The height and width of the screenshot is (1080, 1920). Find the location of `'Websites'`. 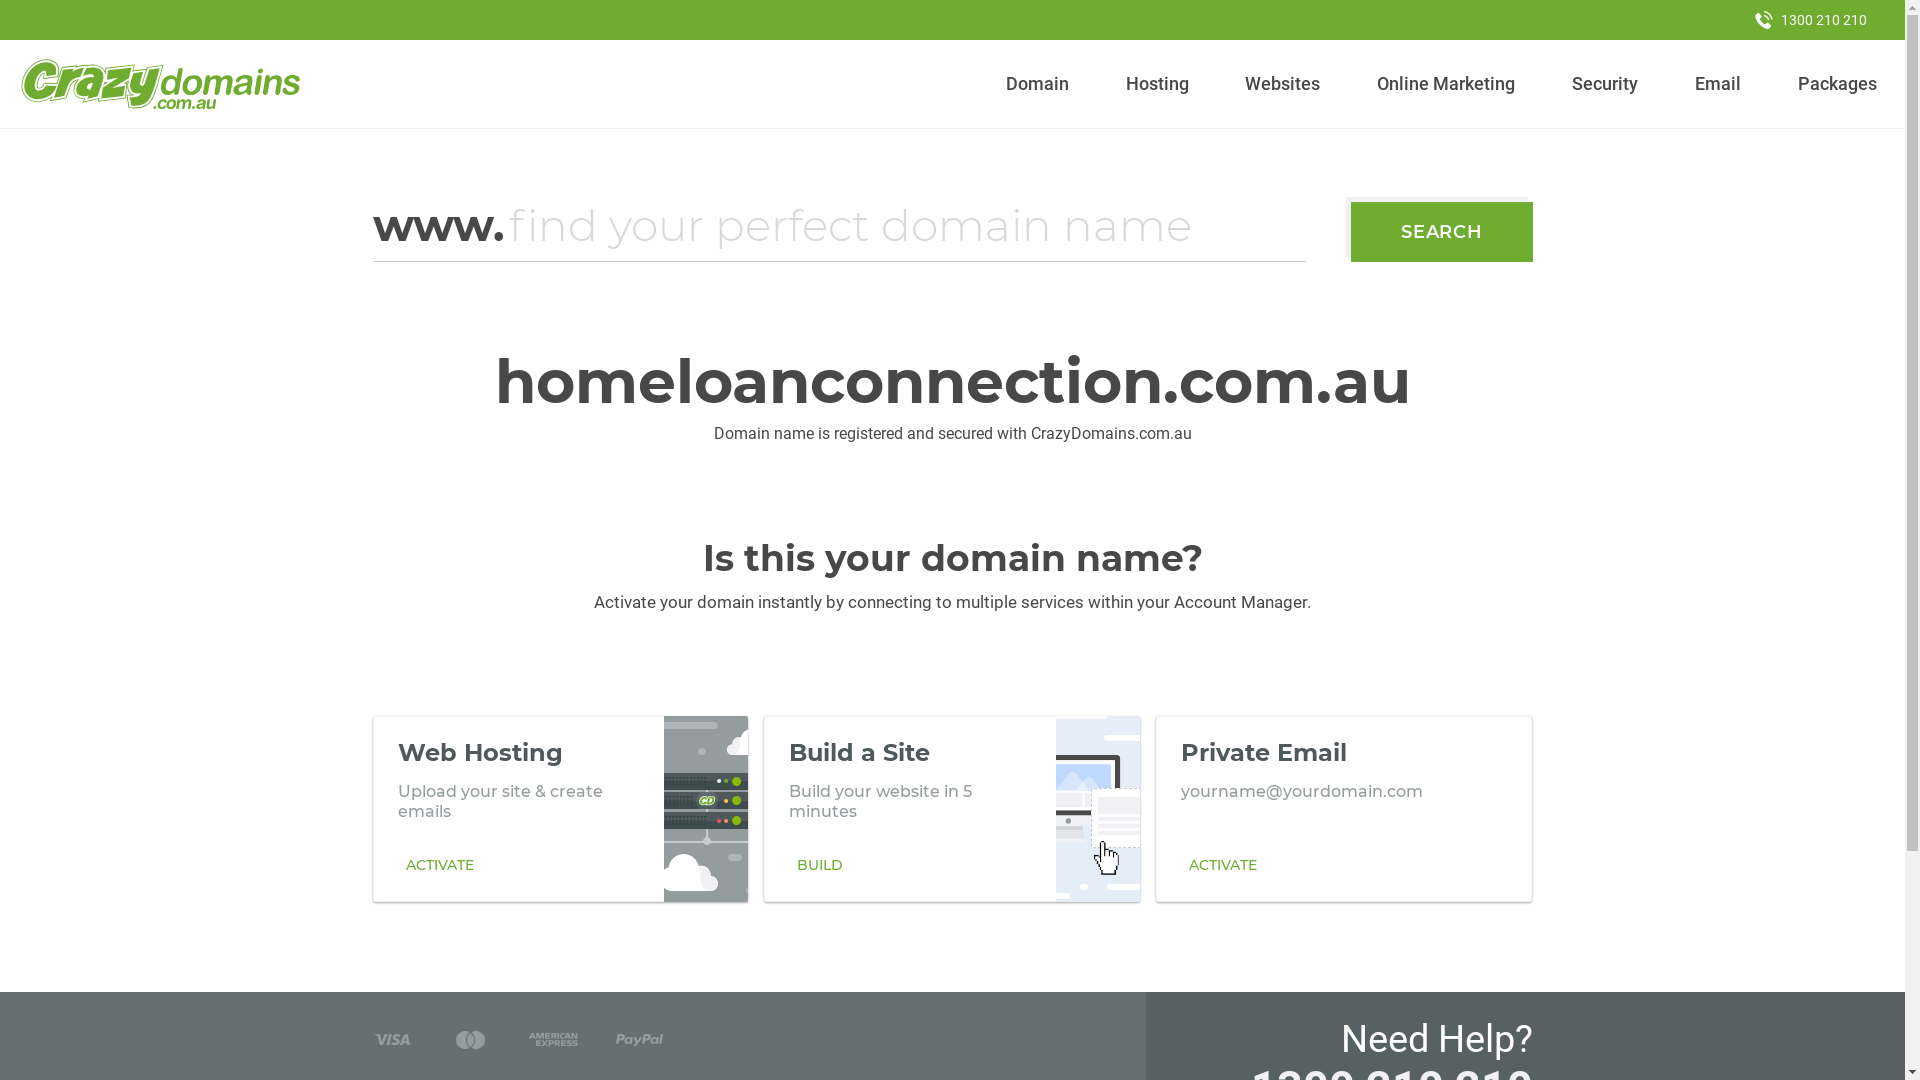

'Websites' is located at coordinates (1282, 83).